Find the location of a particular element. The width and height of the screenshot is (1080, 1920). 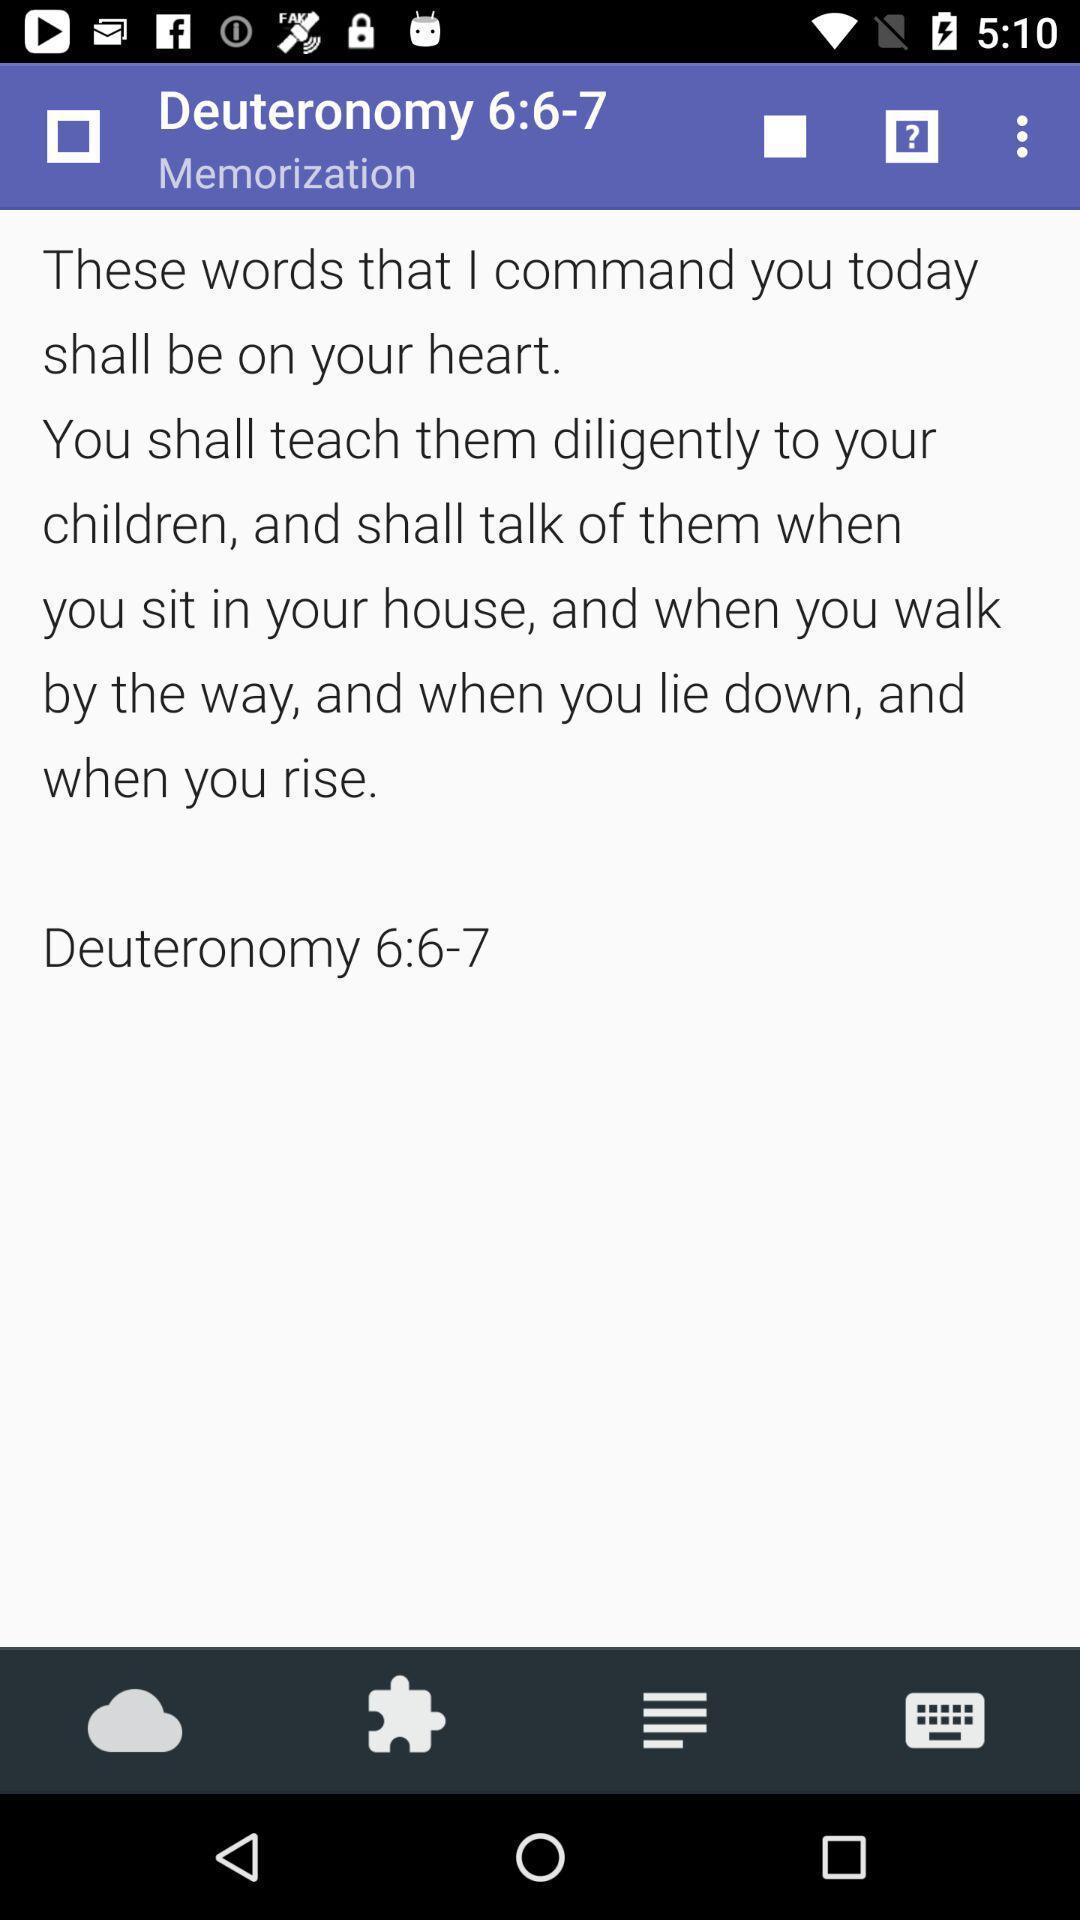

the item next to deuteronomy 6 6 is located at coordinates (784, 135).